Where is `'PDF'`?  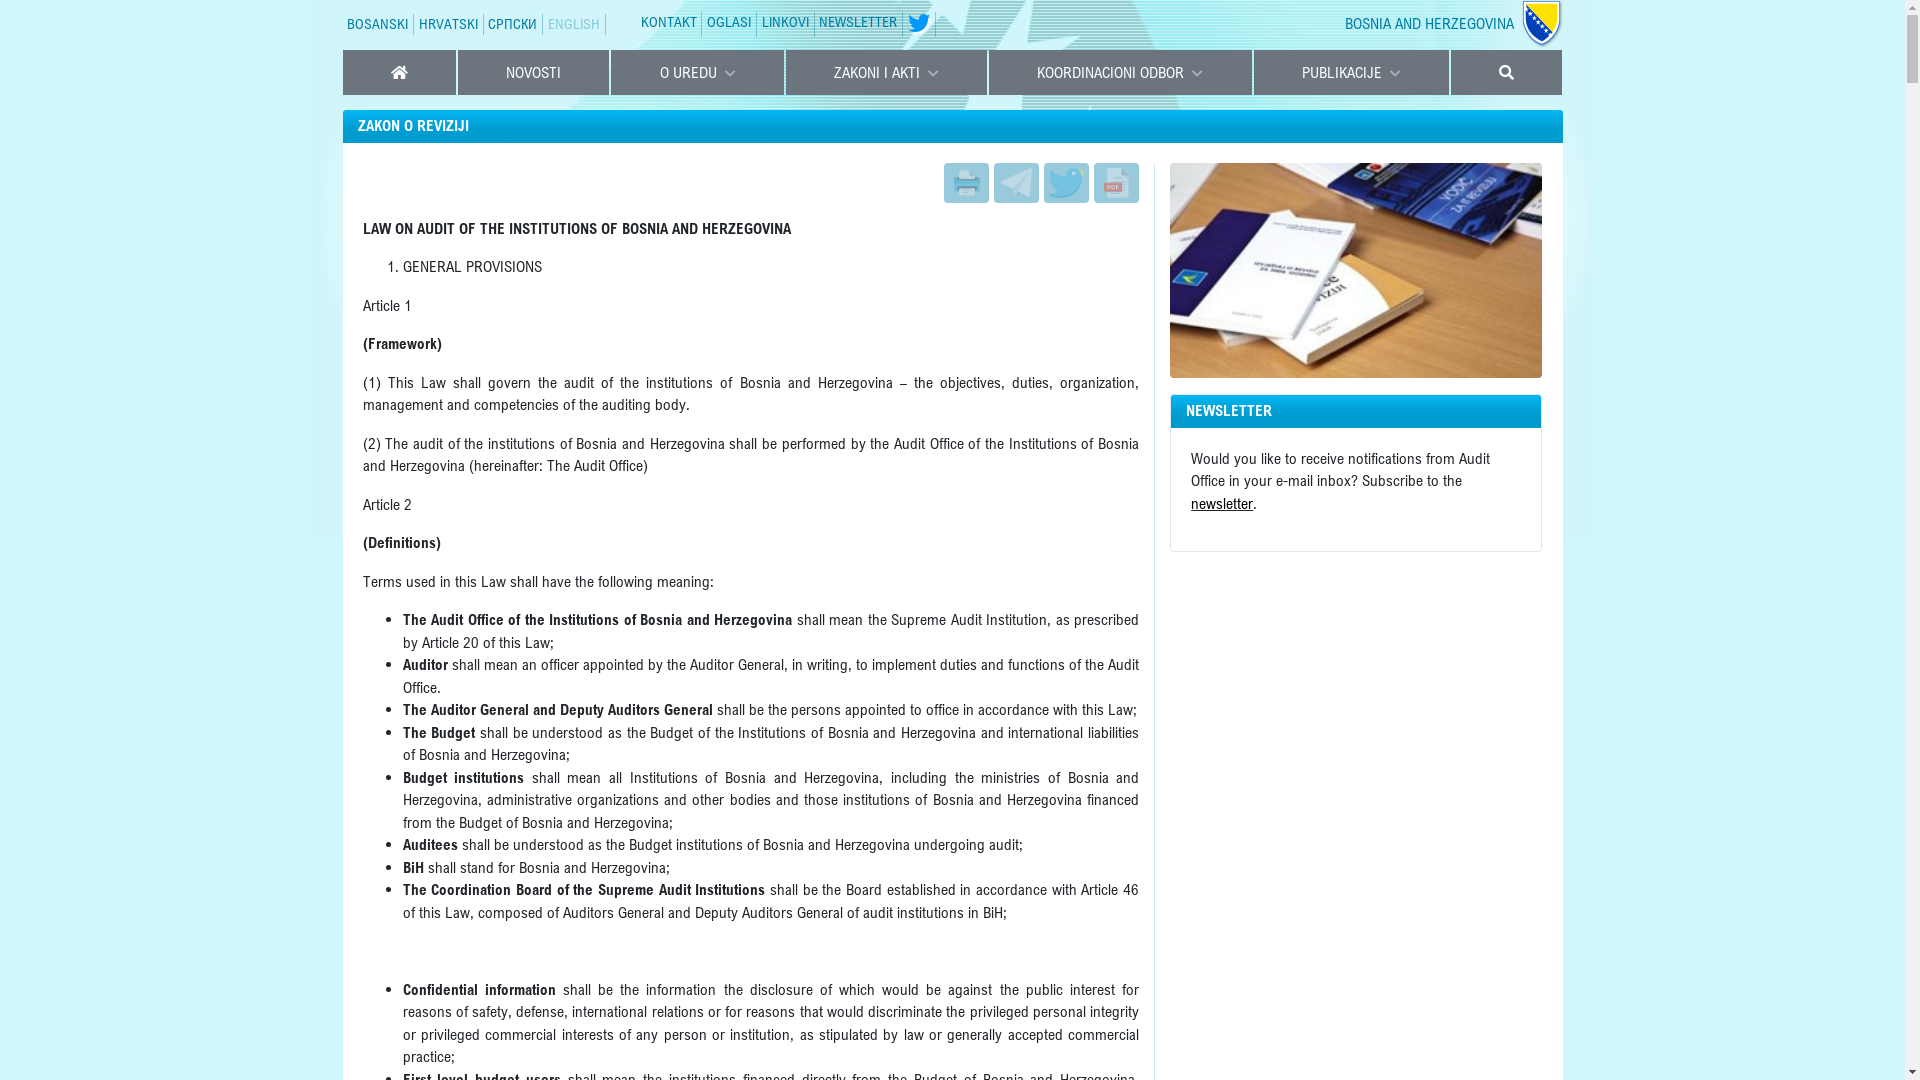
'PDF' is located at coordinates (1115, 181).